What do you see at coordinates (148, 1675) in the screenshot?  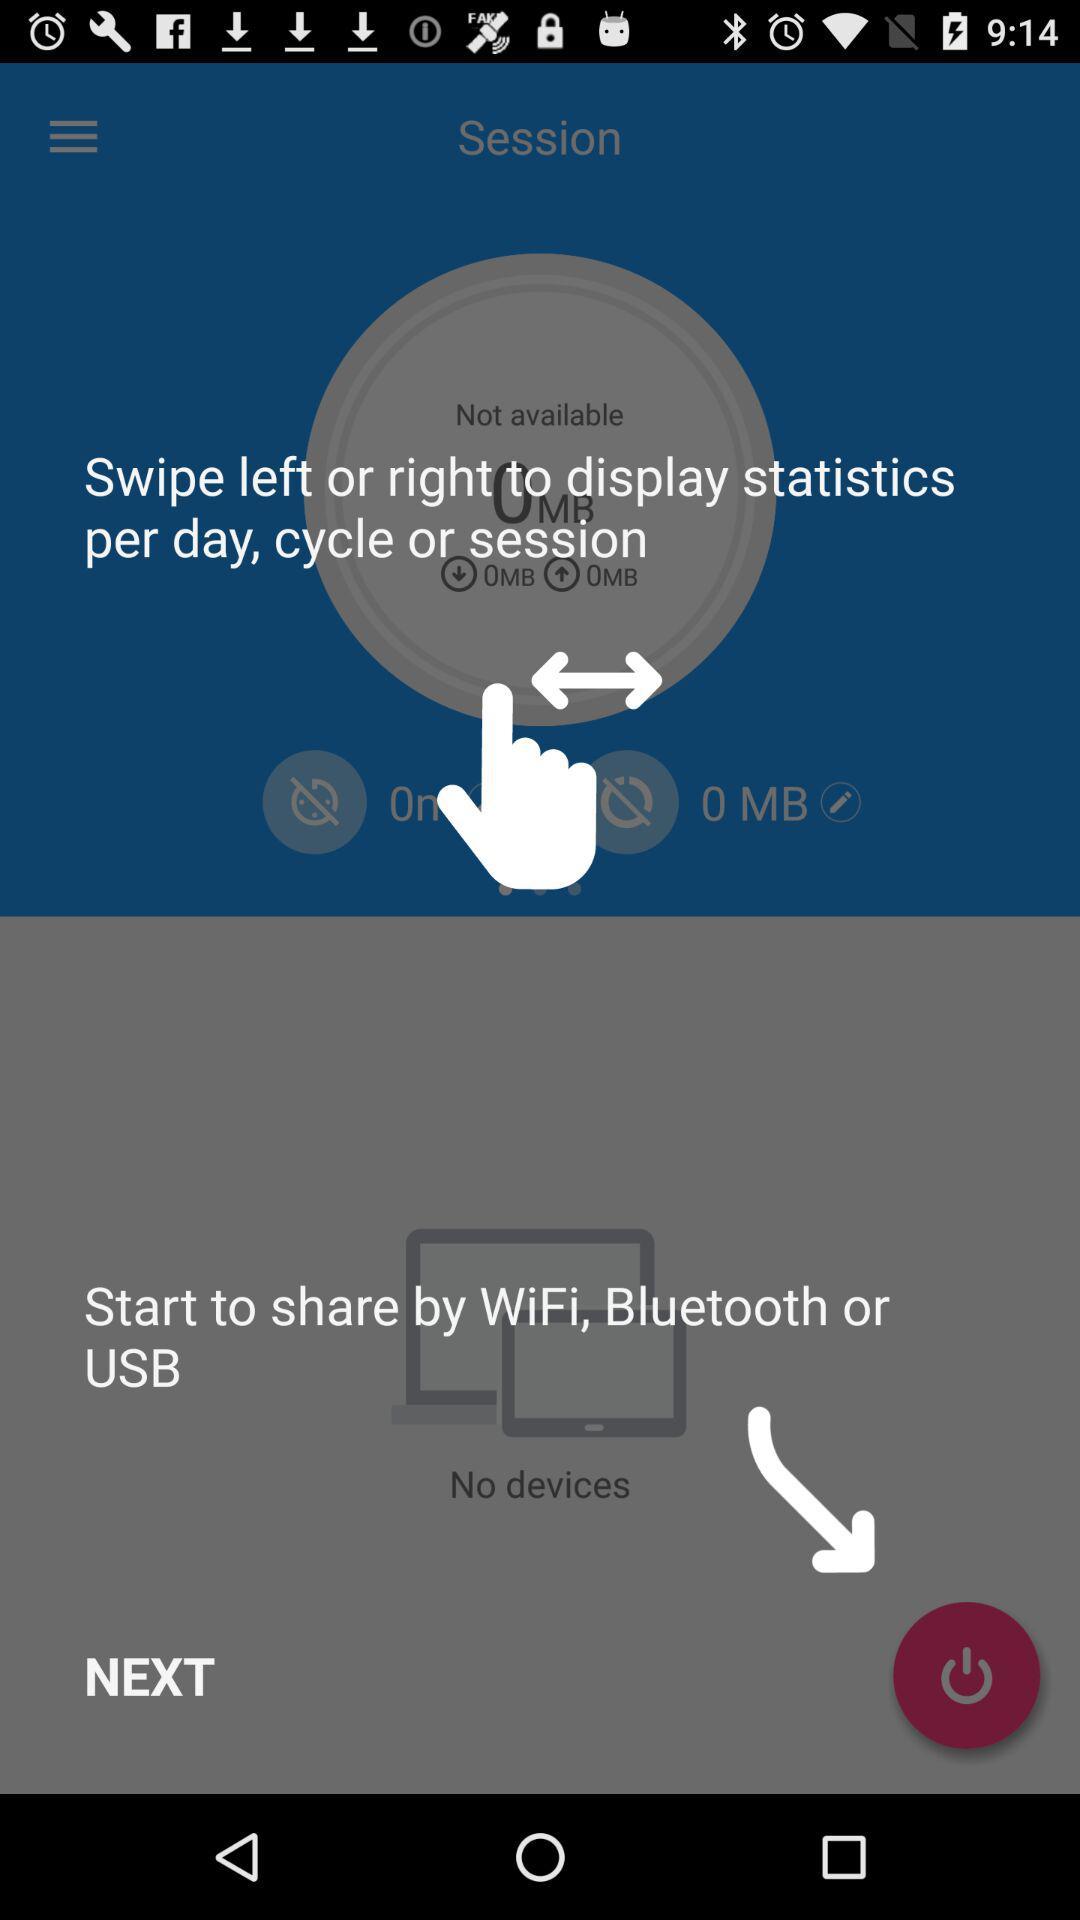 I see `the next at the bottom left corner` at bounding box center [148, 1675].